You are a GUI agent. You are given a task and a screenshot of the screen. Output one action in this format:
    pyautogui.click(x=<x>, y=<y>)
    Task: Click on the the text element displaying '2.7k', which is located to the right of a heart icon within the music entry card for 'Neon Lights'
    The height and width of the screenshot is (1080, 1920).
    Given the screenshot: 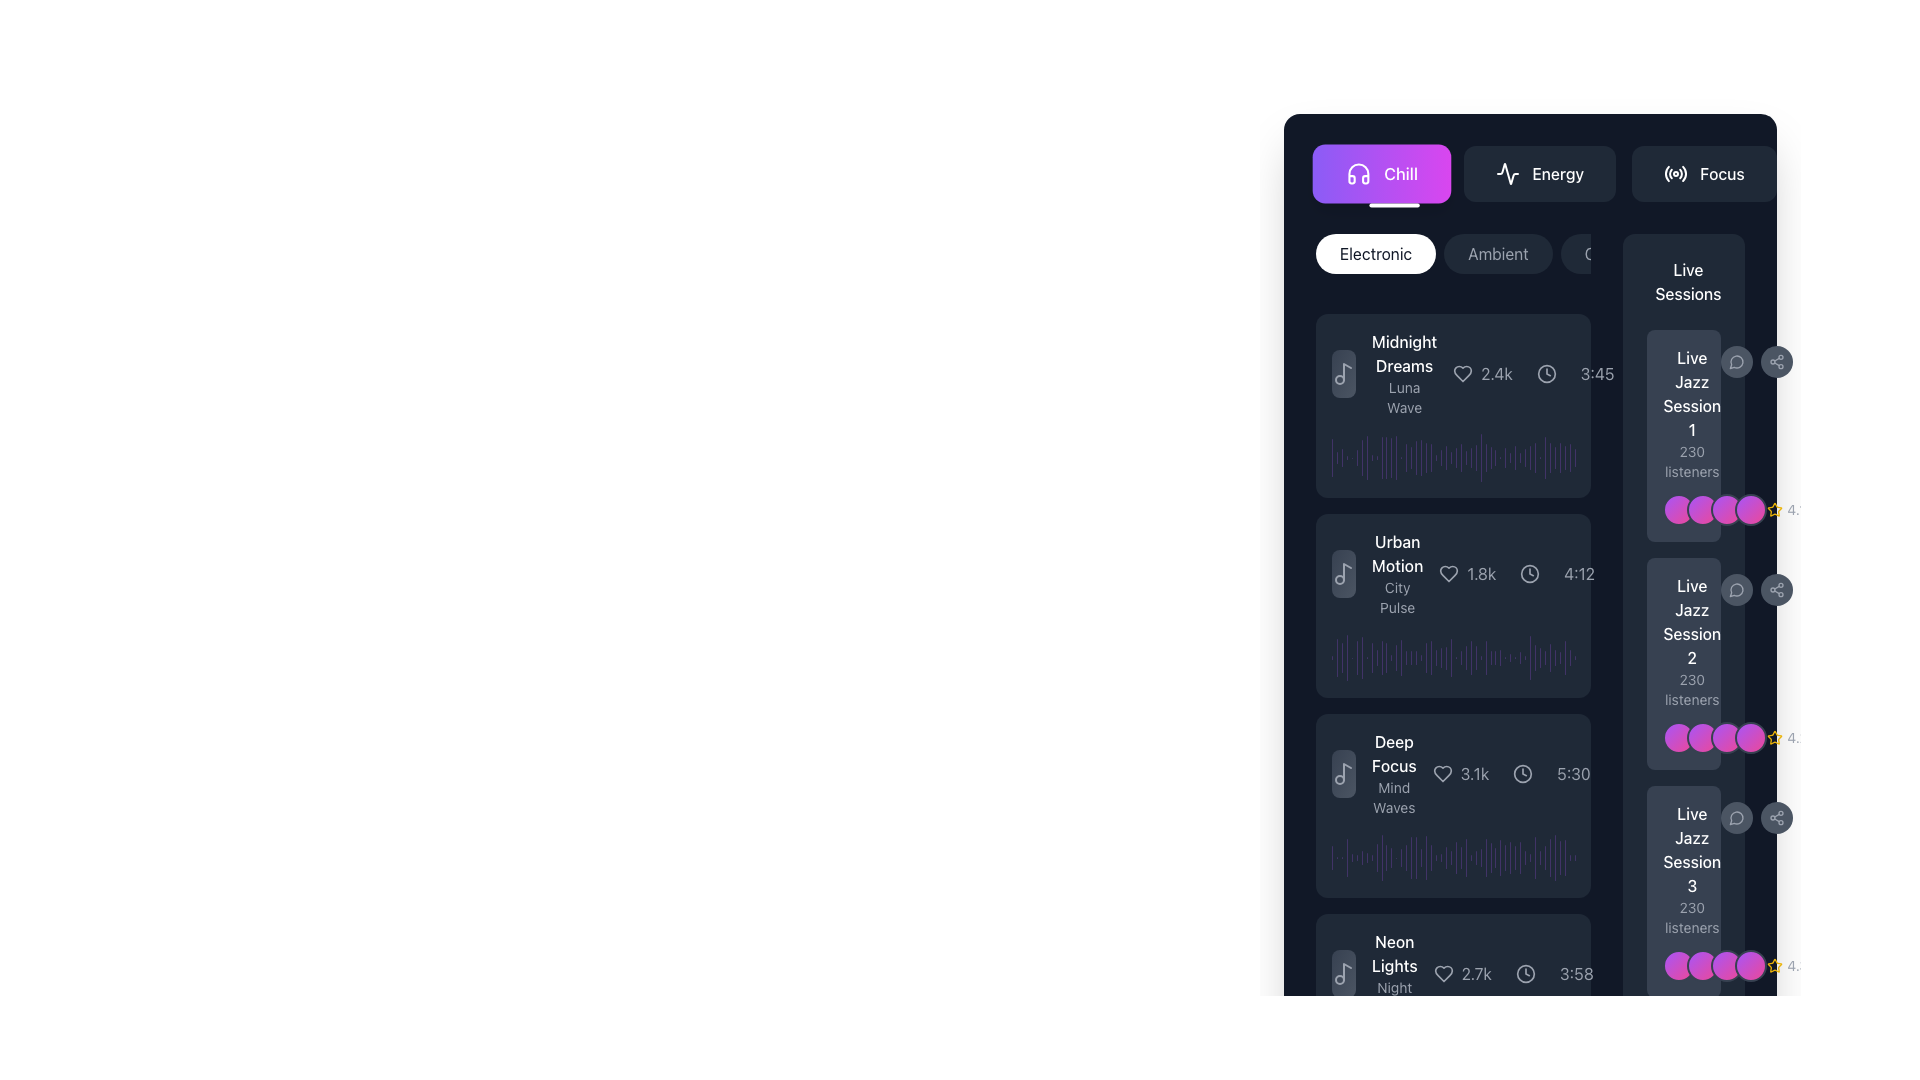 What is the action you would take?
    pyautogui.click(x=1476, y=973)
    